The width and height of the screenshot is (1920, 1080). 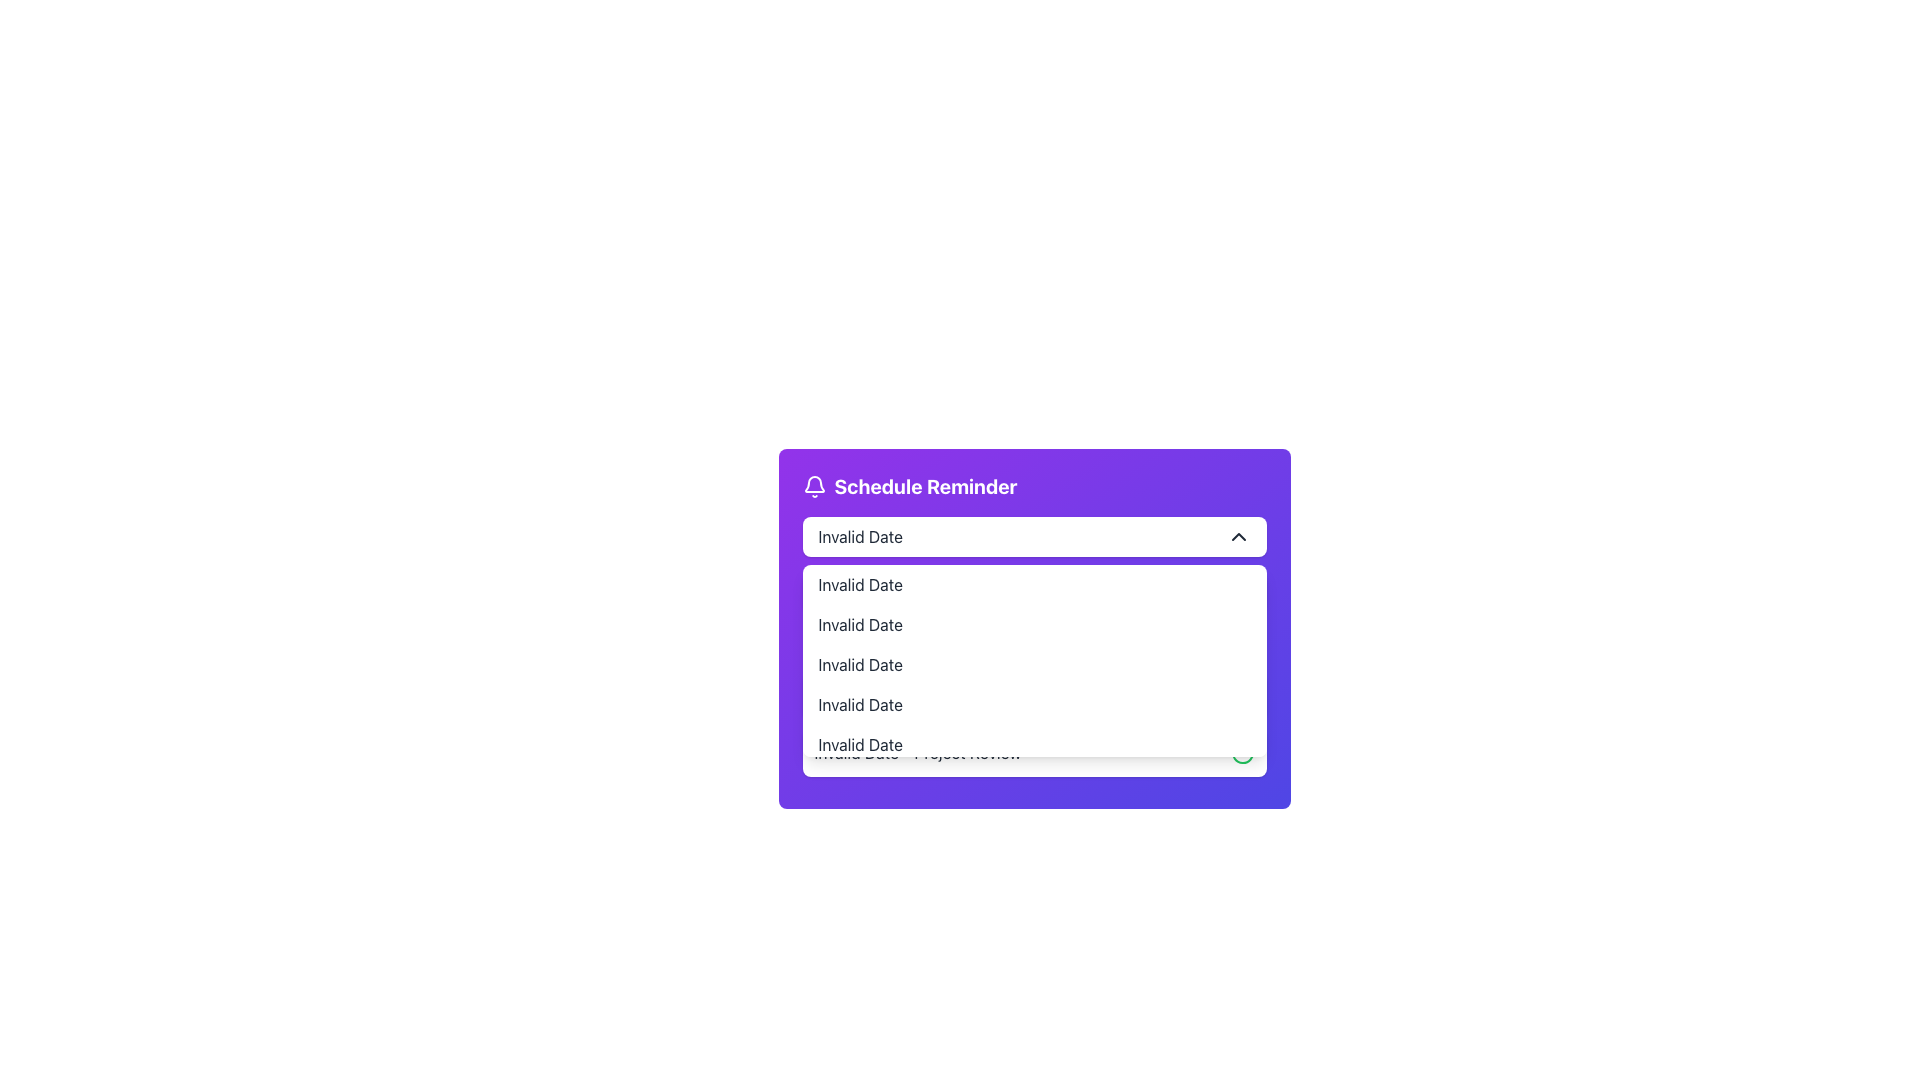 I want to click on the bell-shaped icon in the UI's header section, which is characterized by its rounded base and SVG vector paths, so click(x=814, y=484).